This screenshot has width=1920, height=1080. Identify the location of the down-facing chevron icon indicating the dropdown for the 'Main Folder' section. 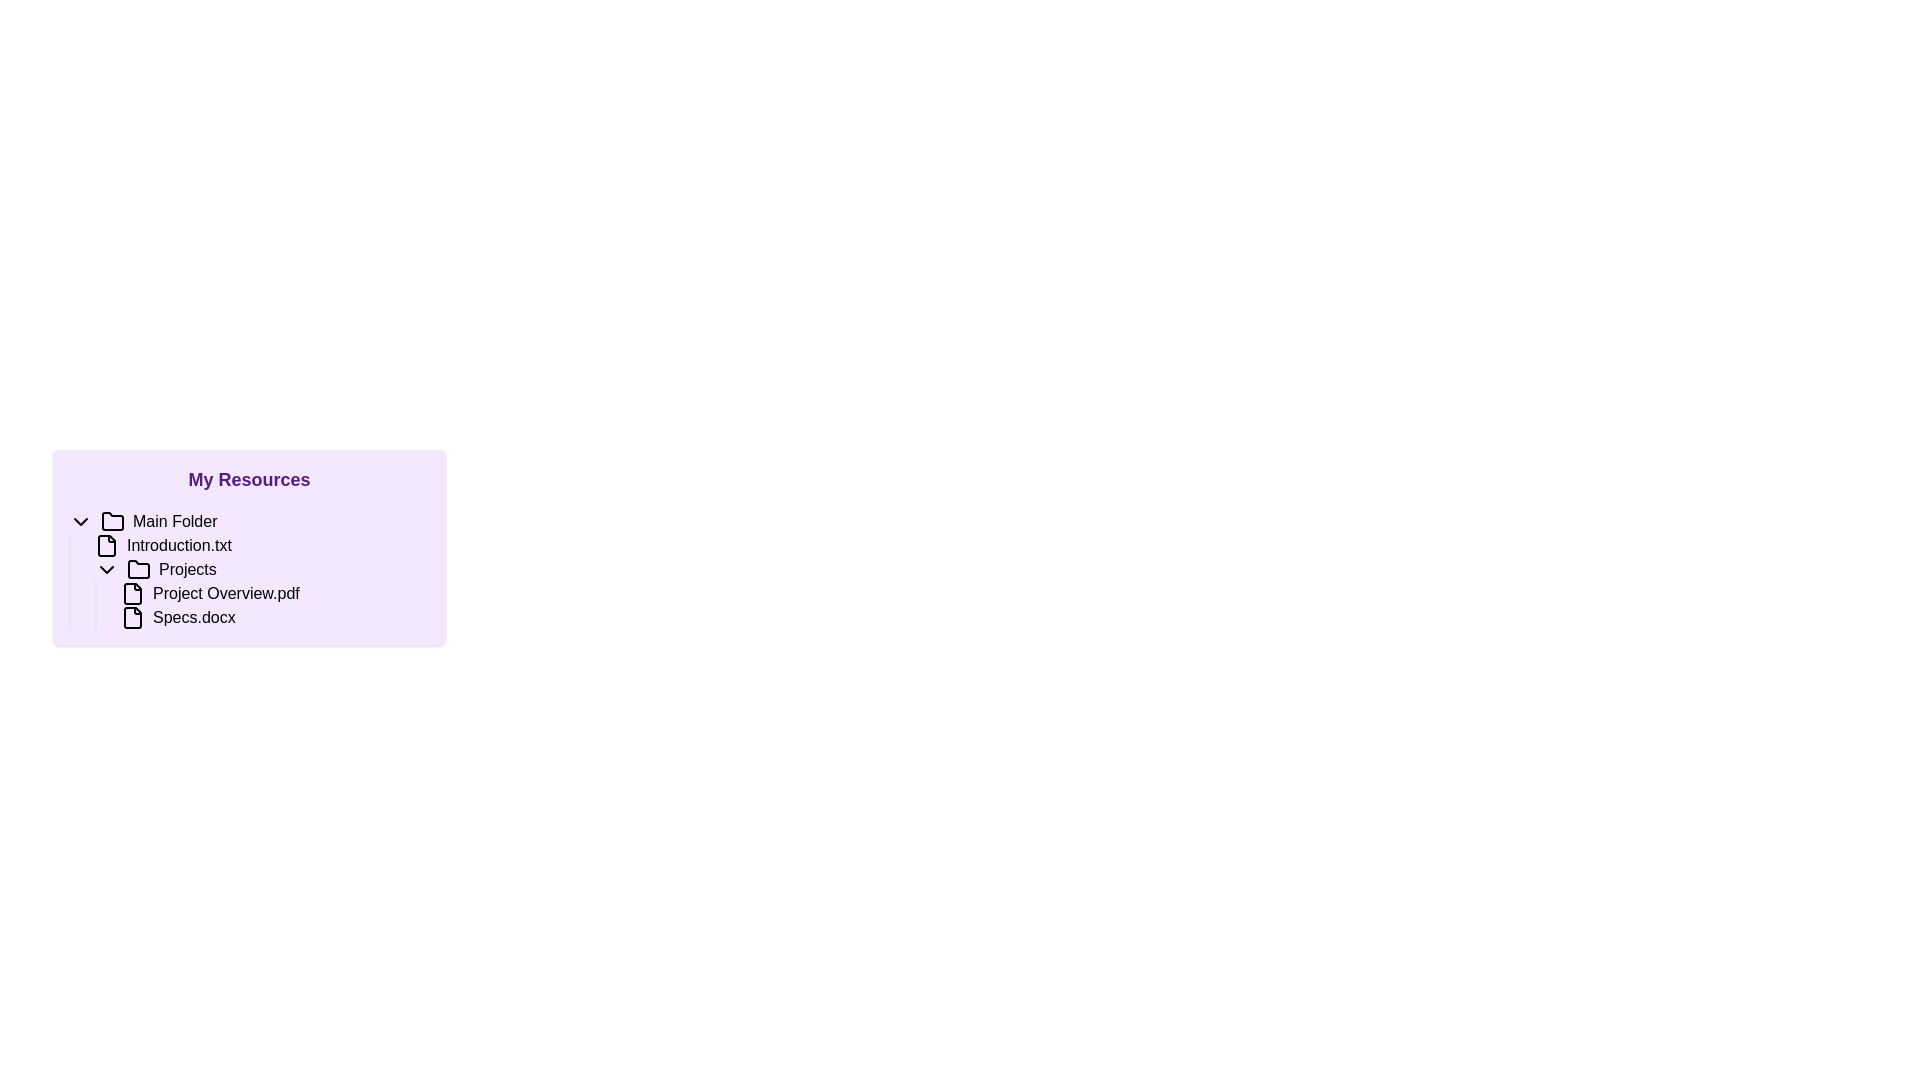
(80, 520).